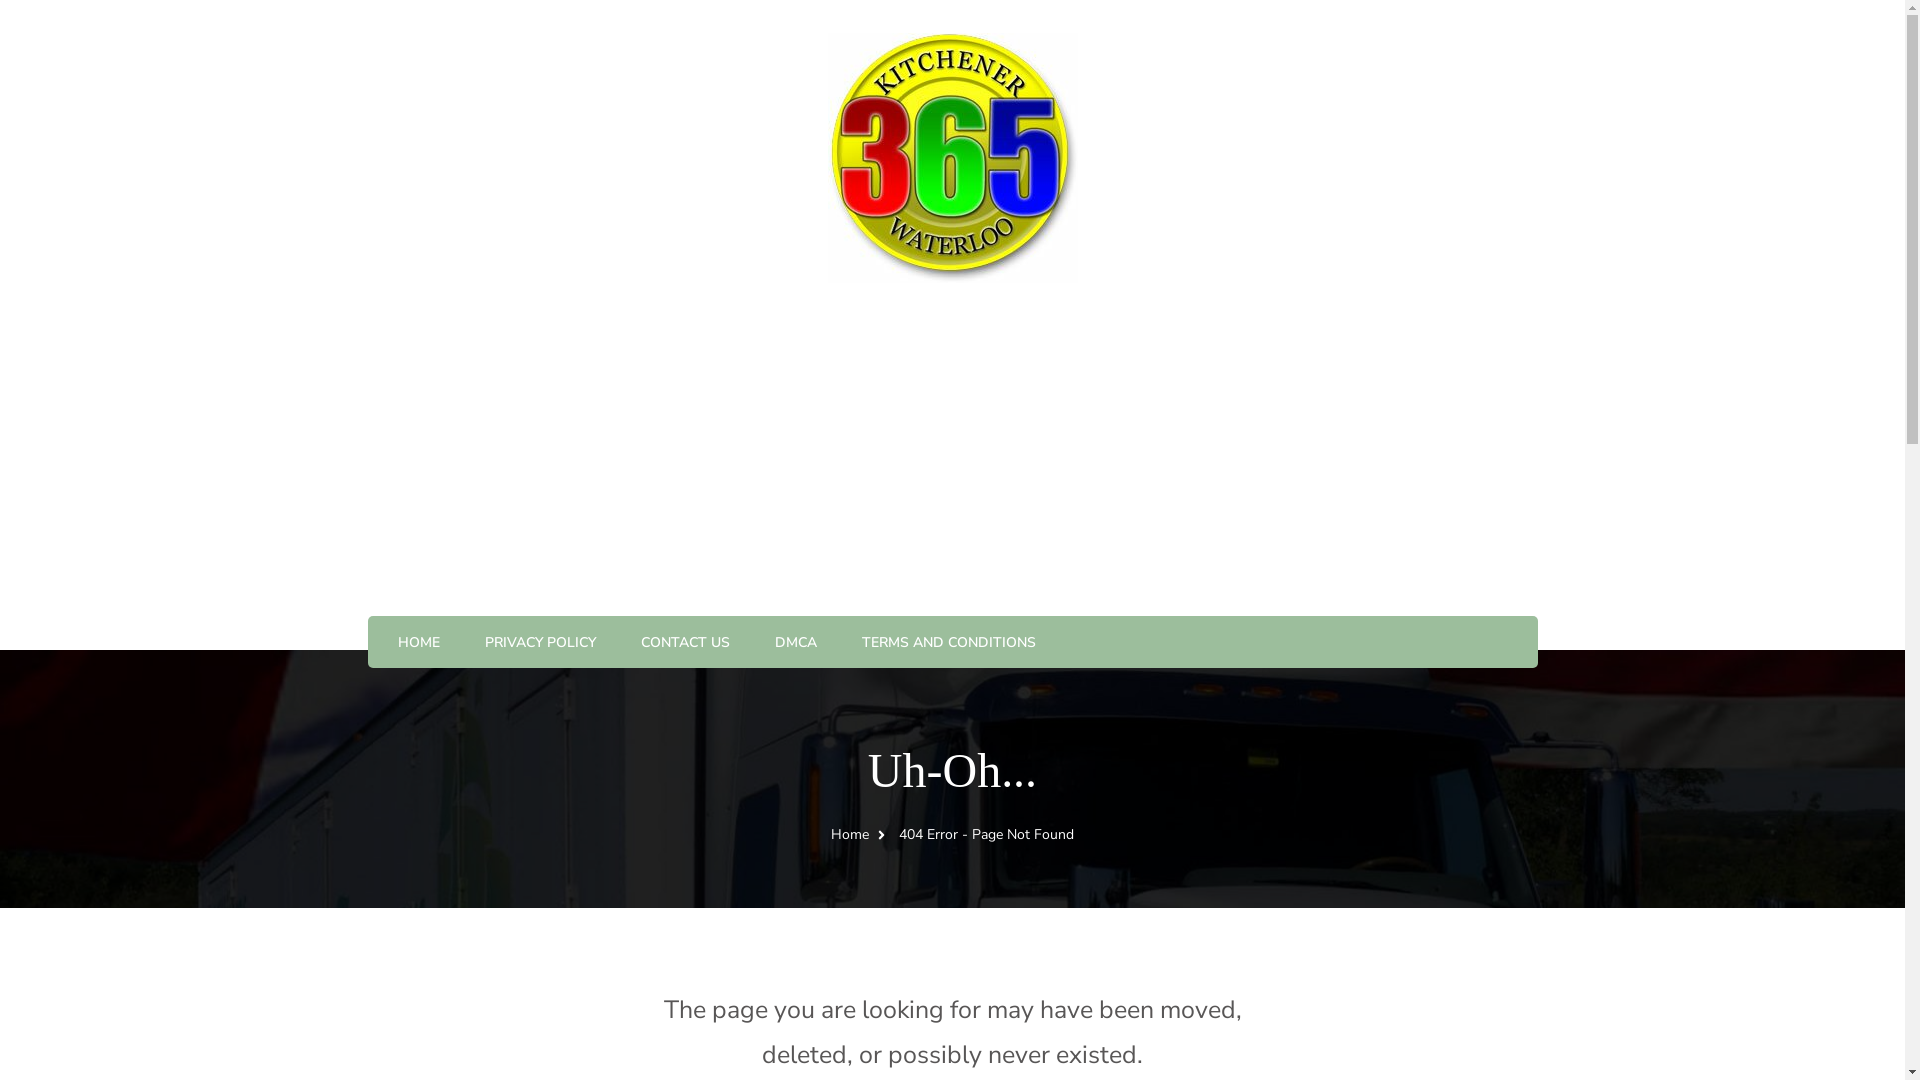 The height and width of the screenshot is (1080, 1920). I want to click on 'Home', so click(849, 834).